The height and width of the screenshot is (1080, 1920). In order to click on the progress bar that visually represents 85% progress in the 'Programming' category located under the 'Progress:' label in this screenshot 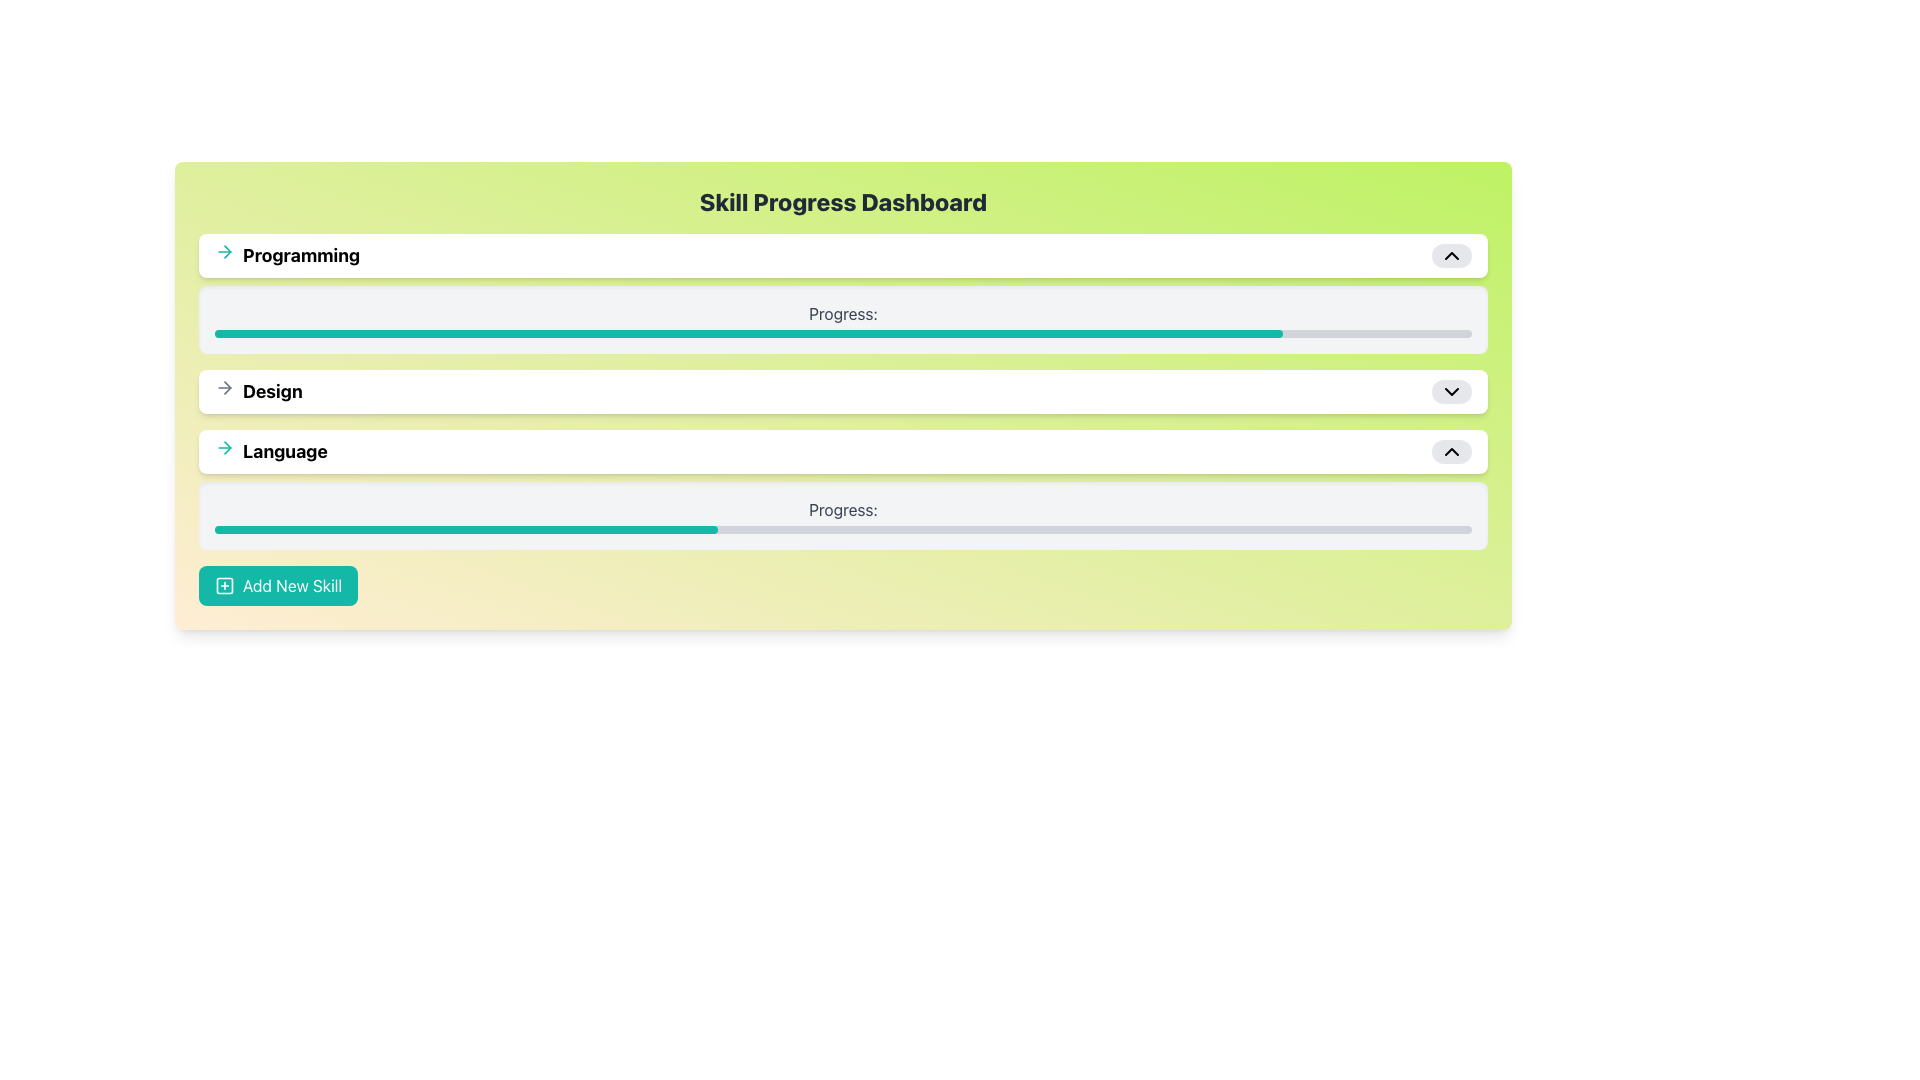, I will do `click(843, 333)`.